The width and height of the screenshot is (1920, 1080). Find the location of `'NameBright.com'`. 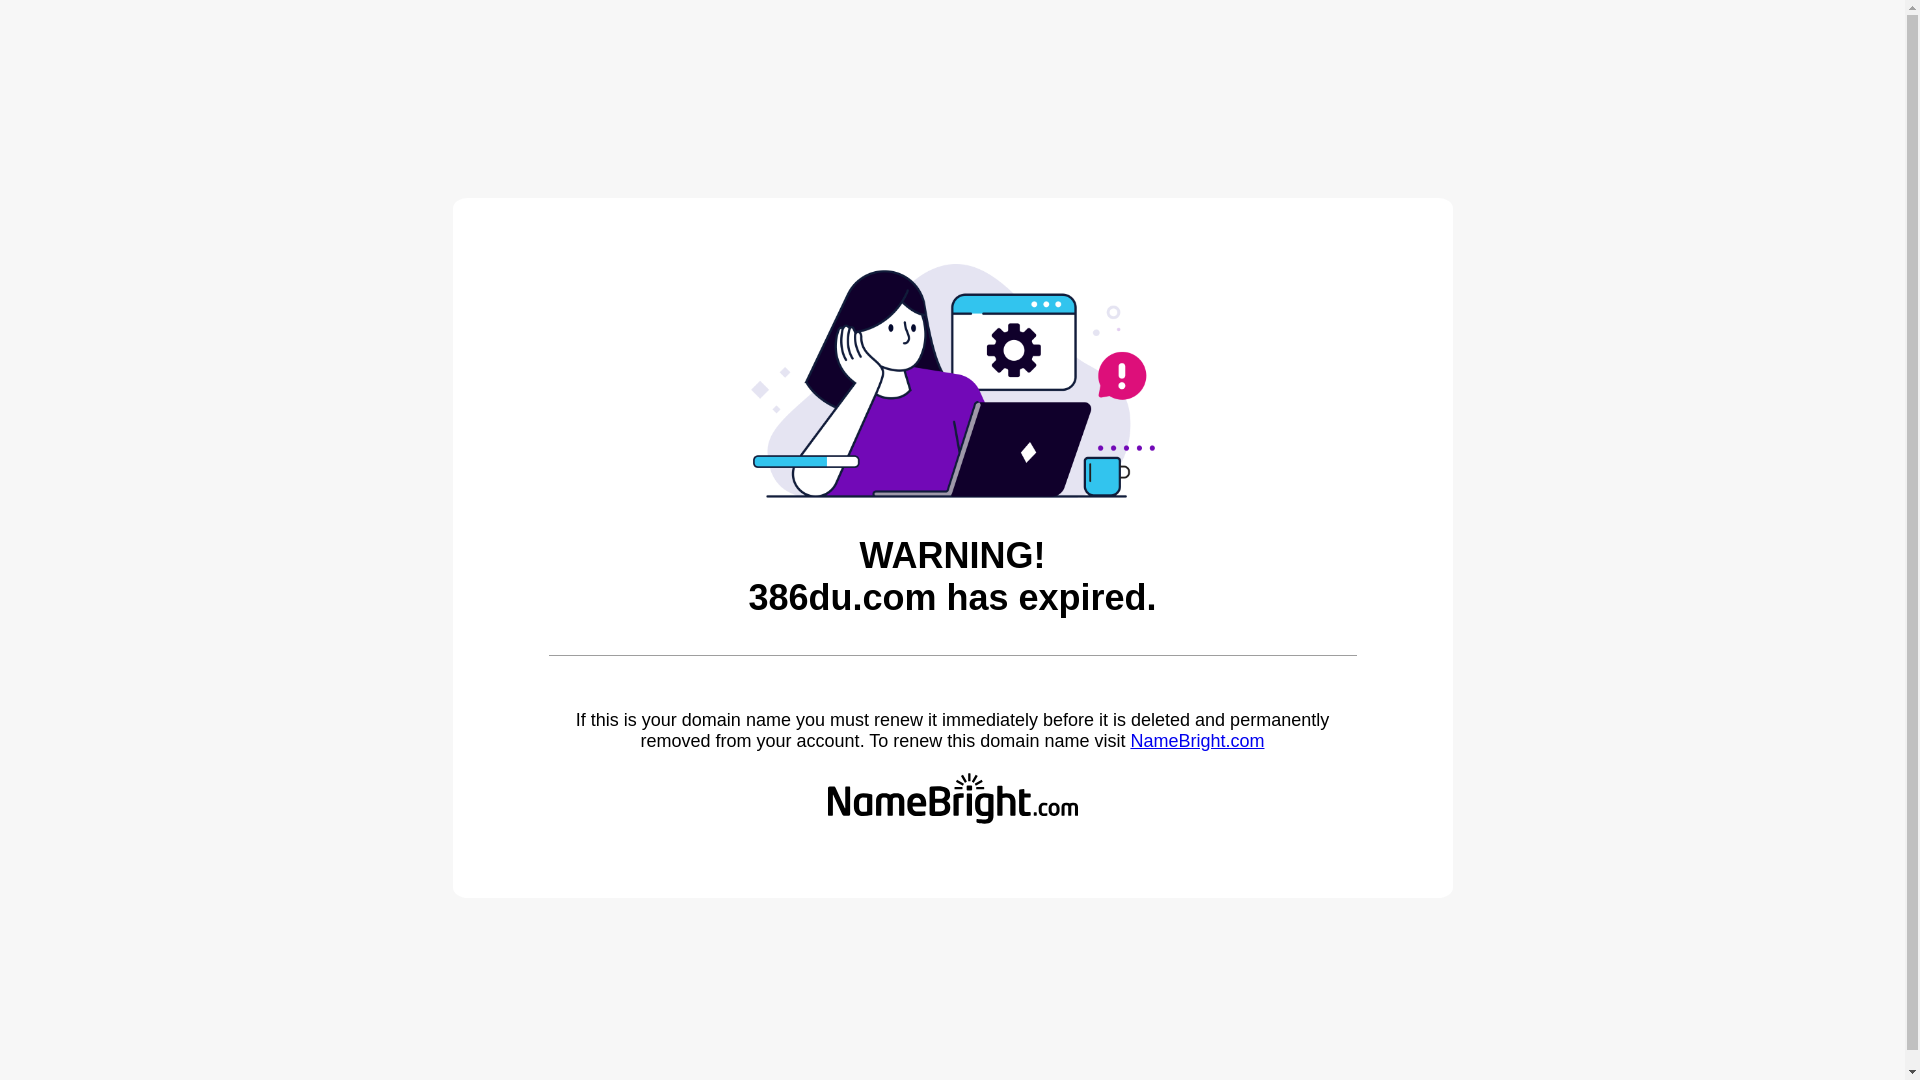

'NameBright.com' is located at coordinates (1196, 740).